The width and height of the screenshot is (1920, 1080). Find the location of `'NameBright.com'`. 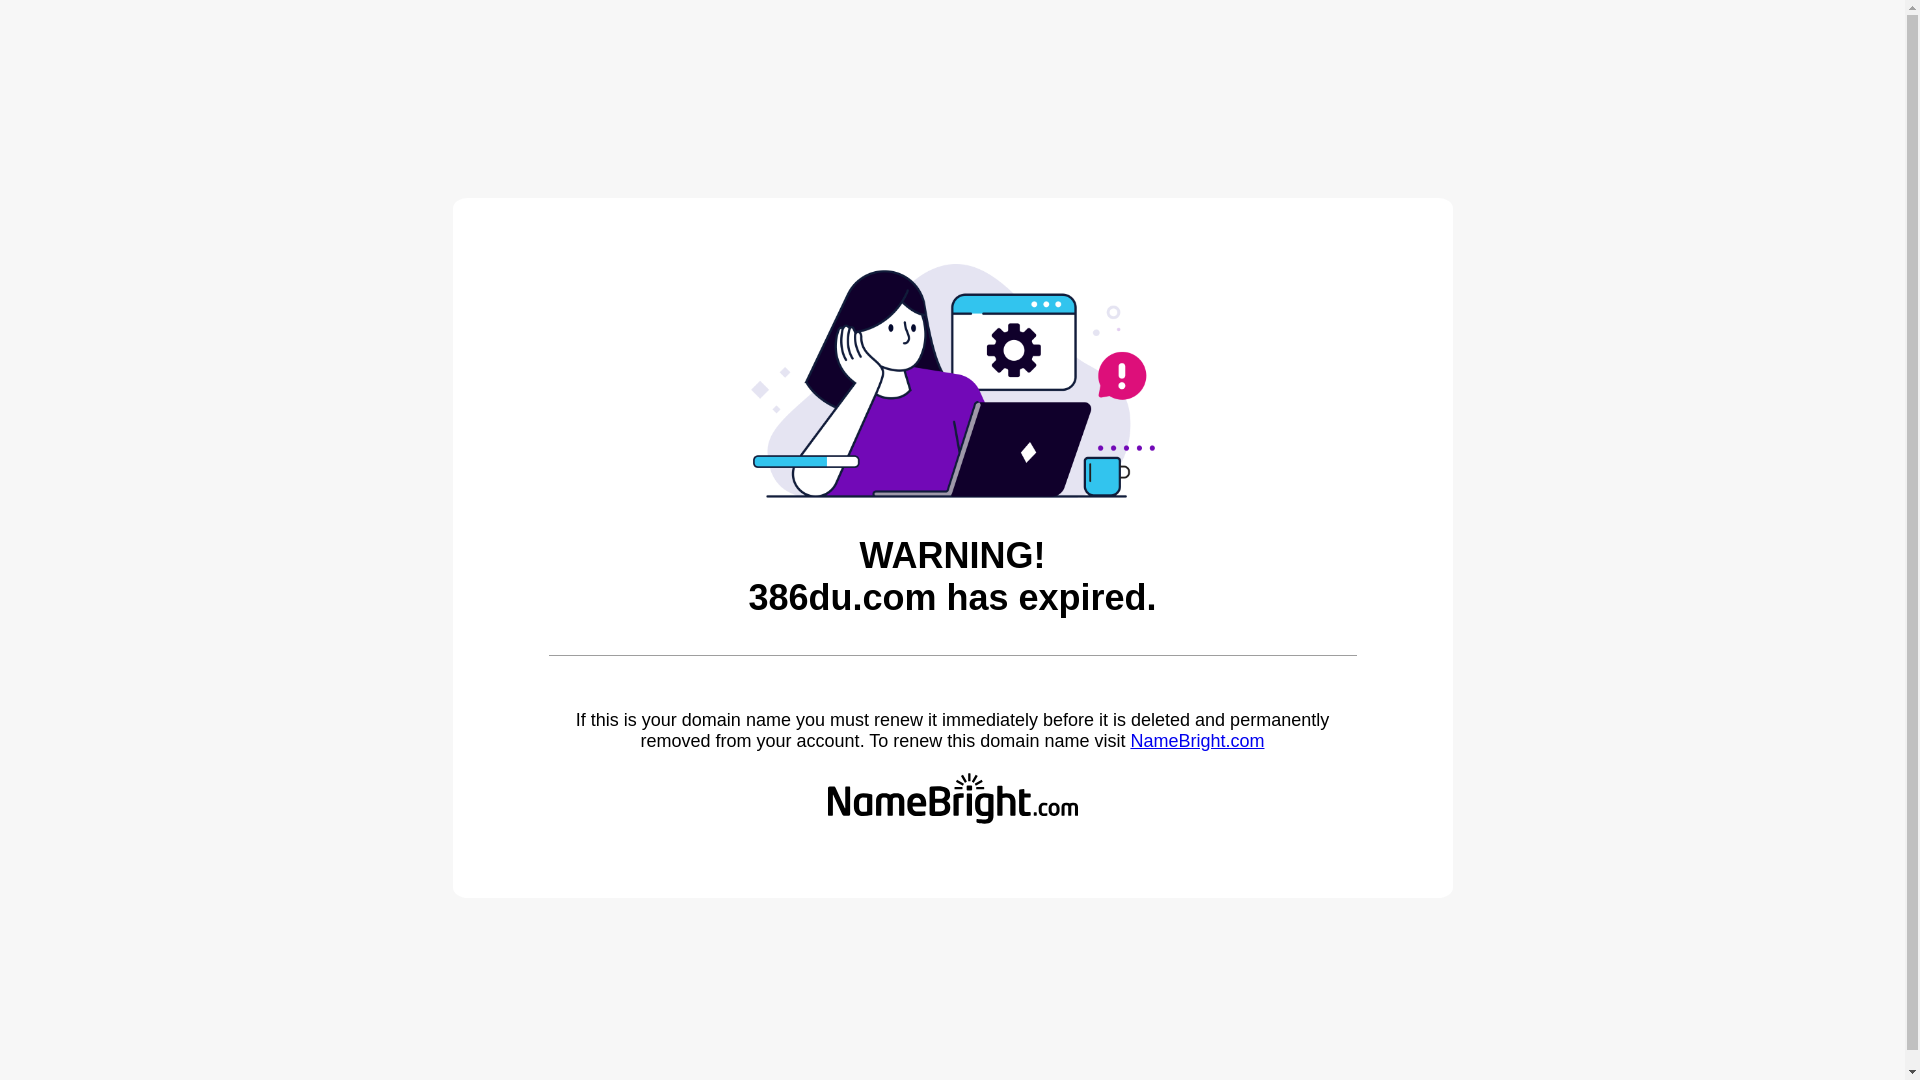

'NameBright.com' is located at coordinates (1196, 740).